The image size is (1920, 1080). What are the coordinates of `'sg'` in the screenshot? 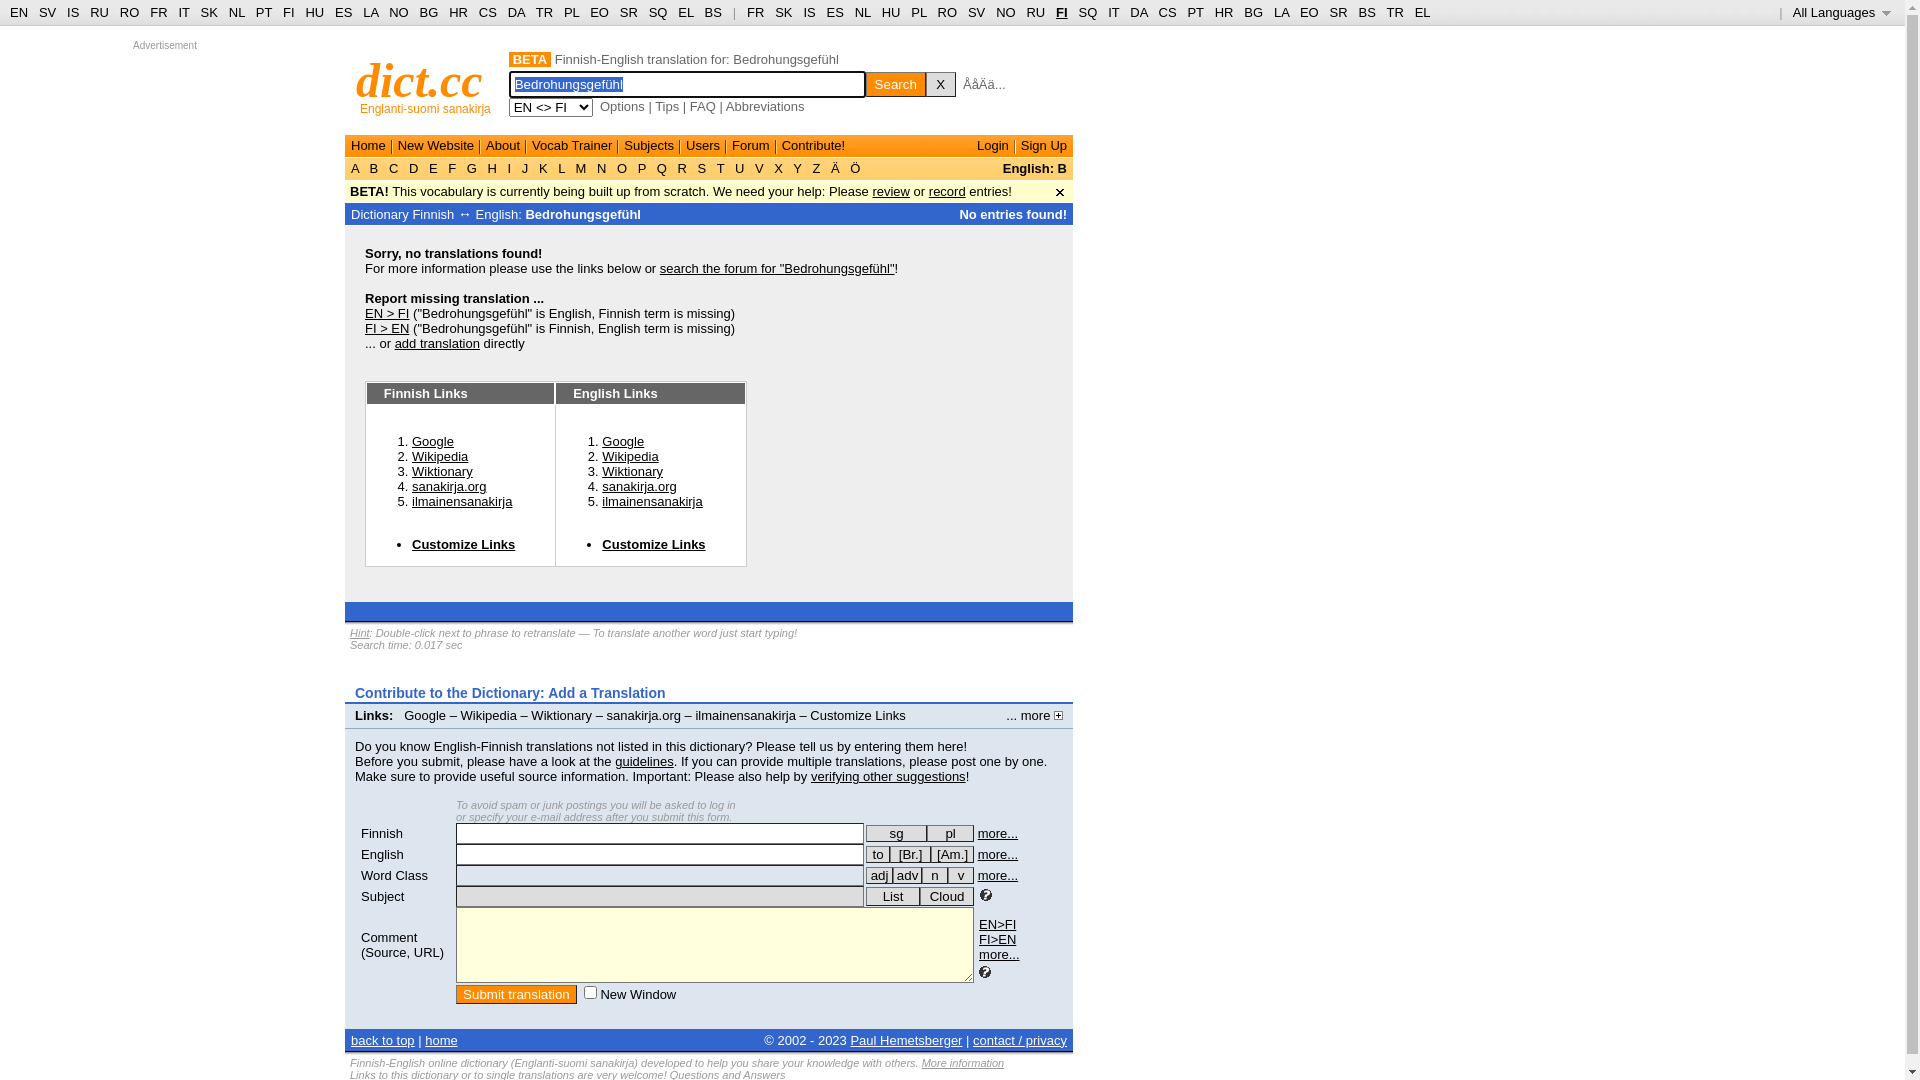 It's located at (865, 833).